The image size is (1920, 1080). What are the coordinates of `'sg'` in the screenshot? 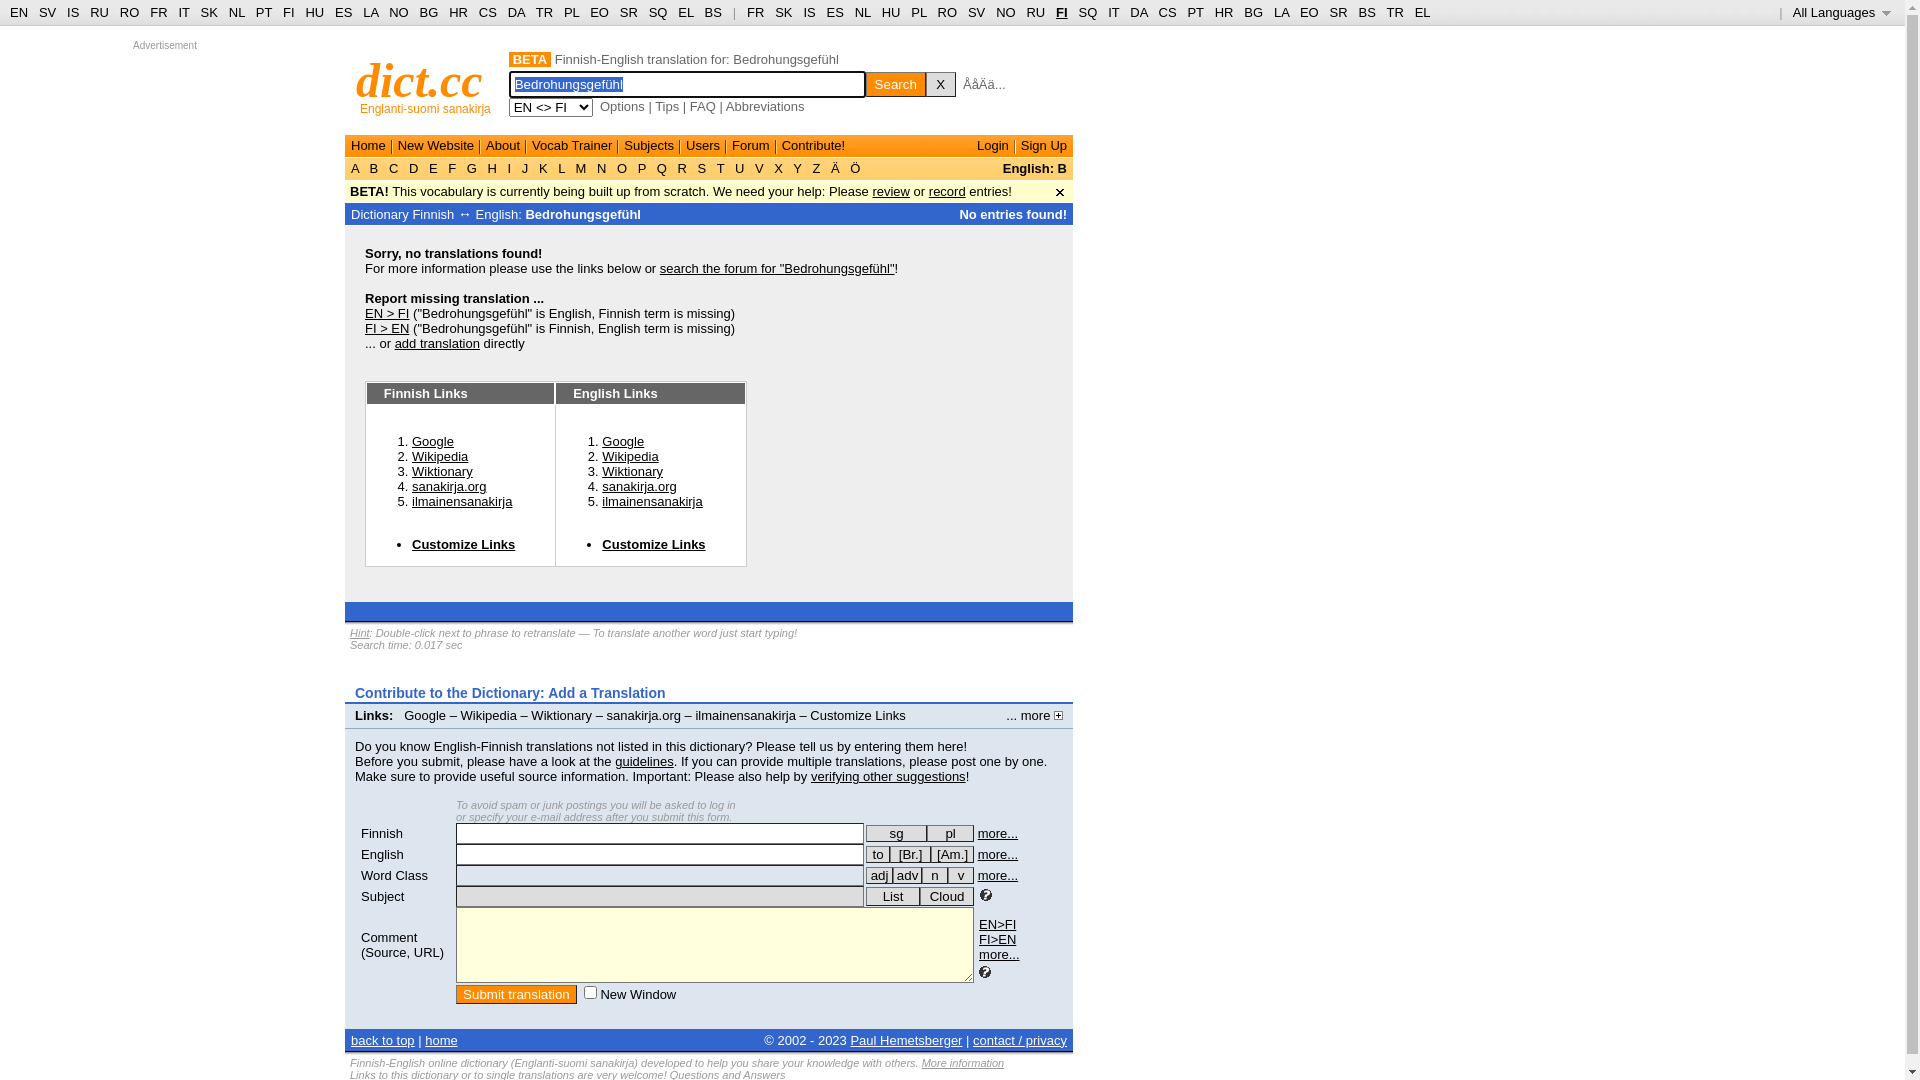 It's located at (865, 833).